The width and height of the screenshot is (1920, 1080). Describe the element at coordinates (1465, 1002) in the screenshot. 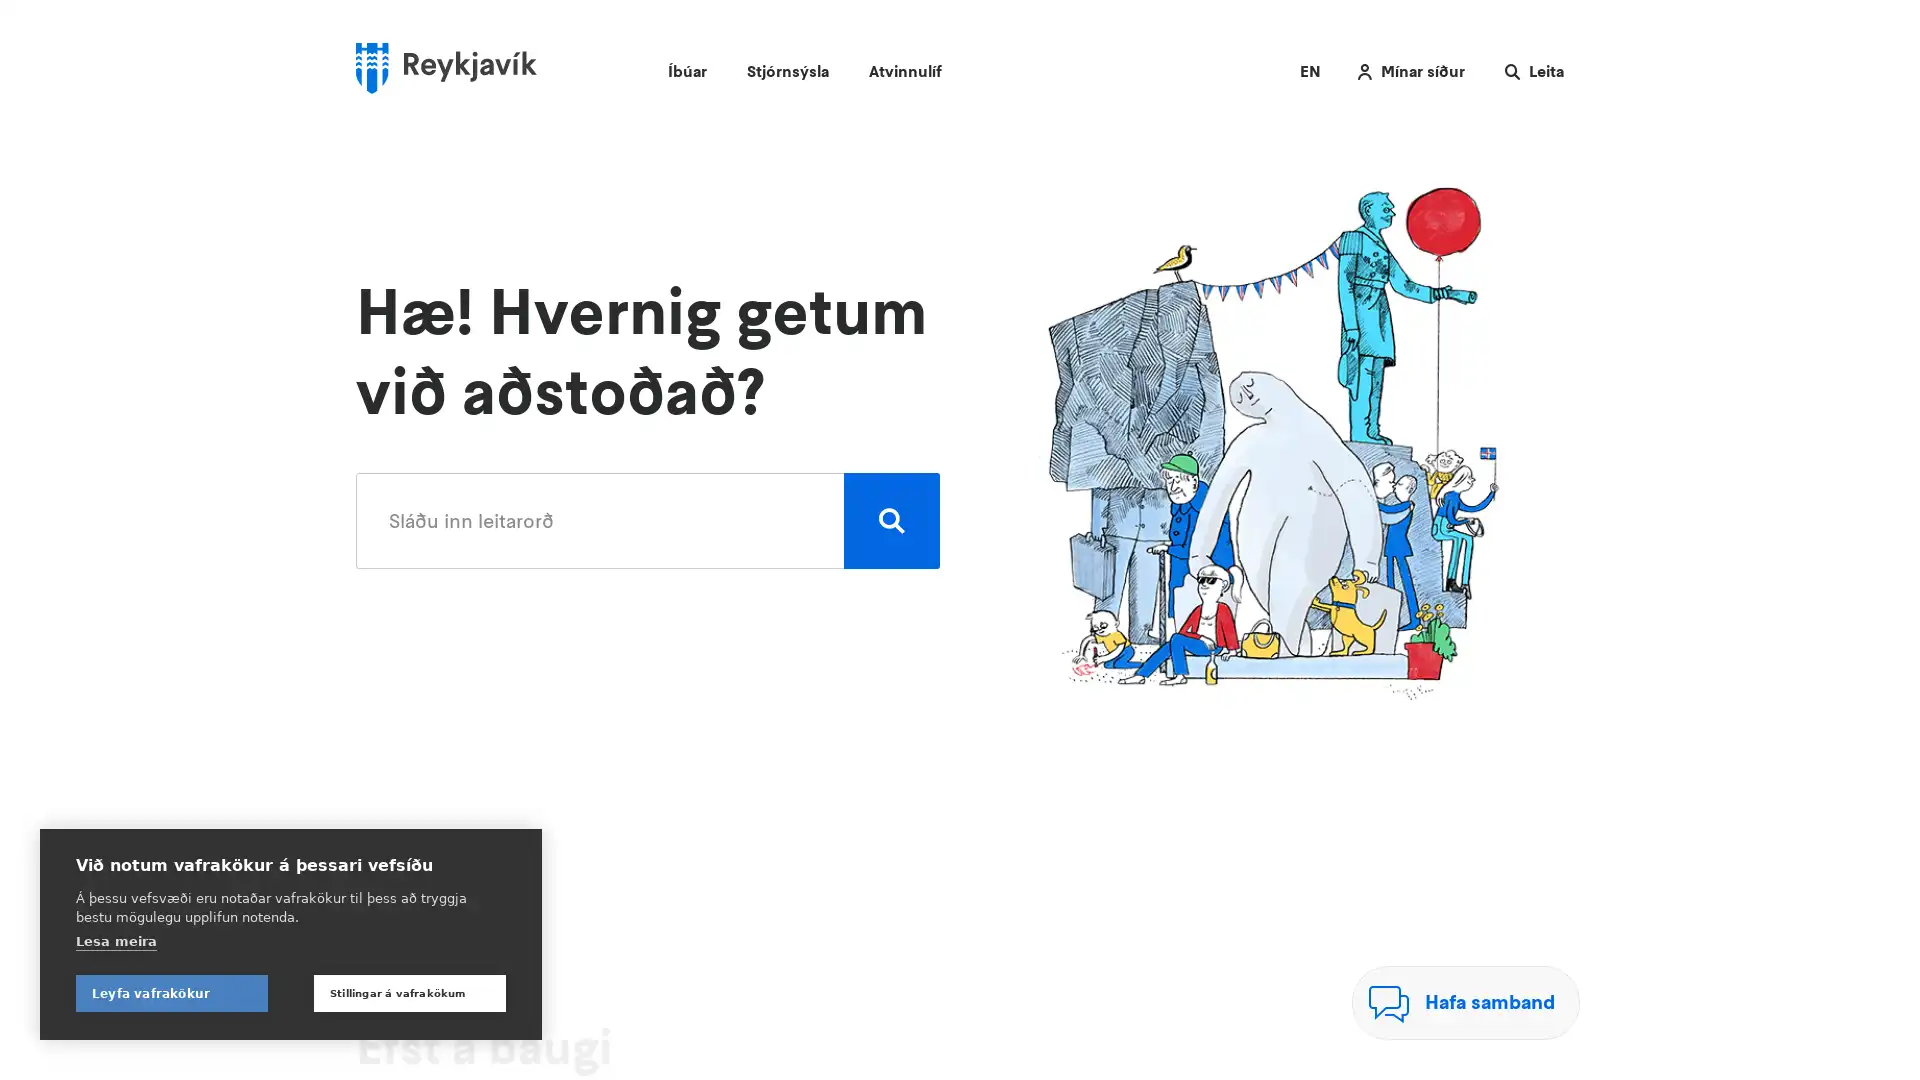

I see `Hafa samband` at that location.